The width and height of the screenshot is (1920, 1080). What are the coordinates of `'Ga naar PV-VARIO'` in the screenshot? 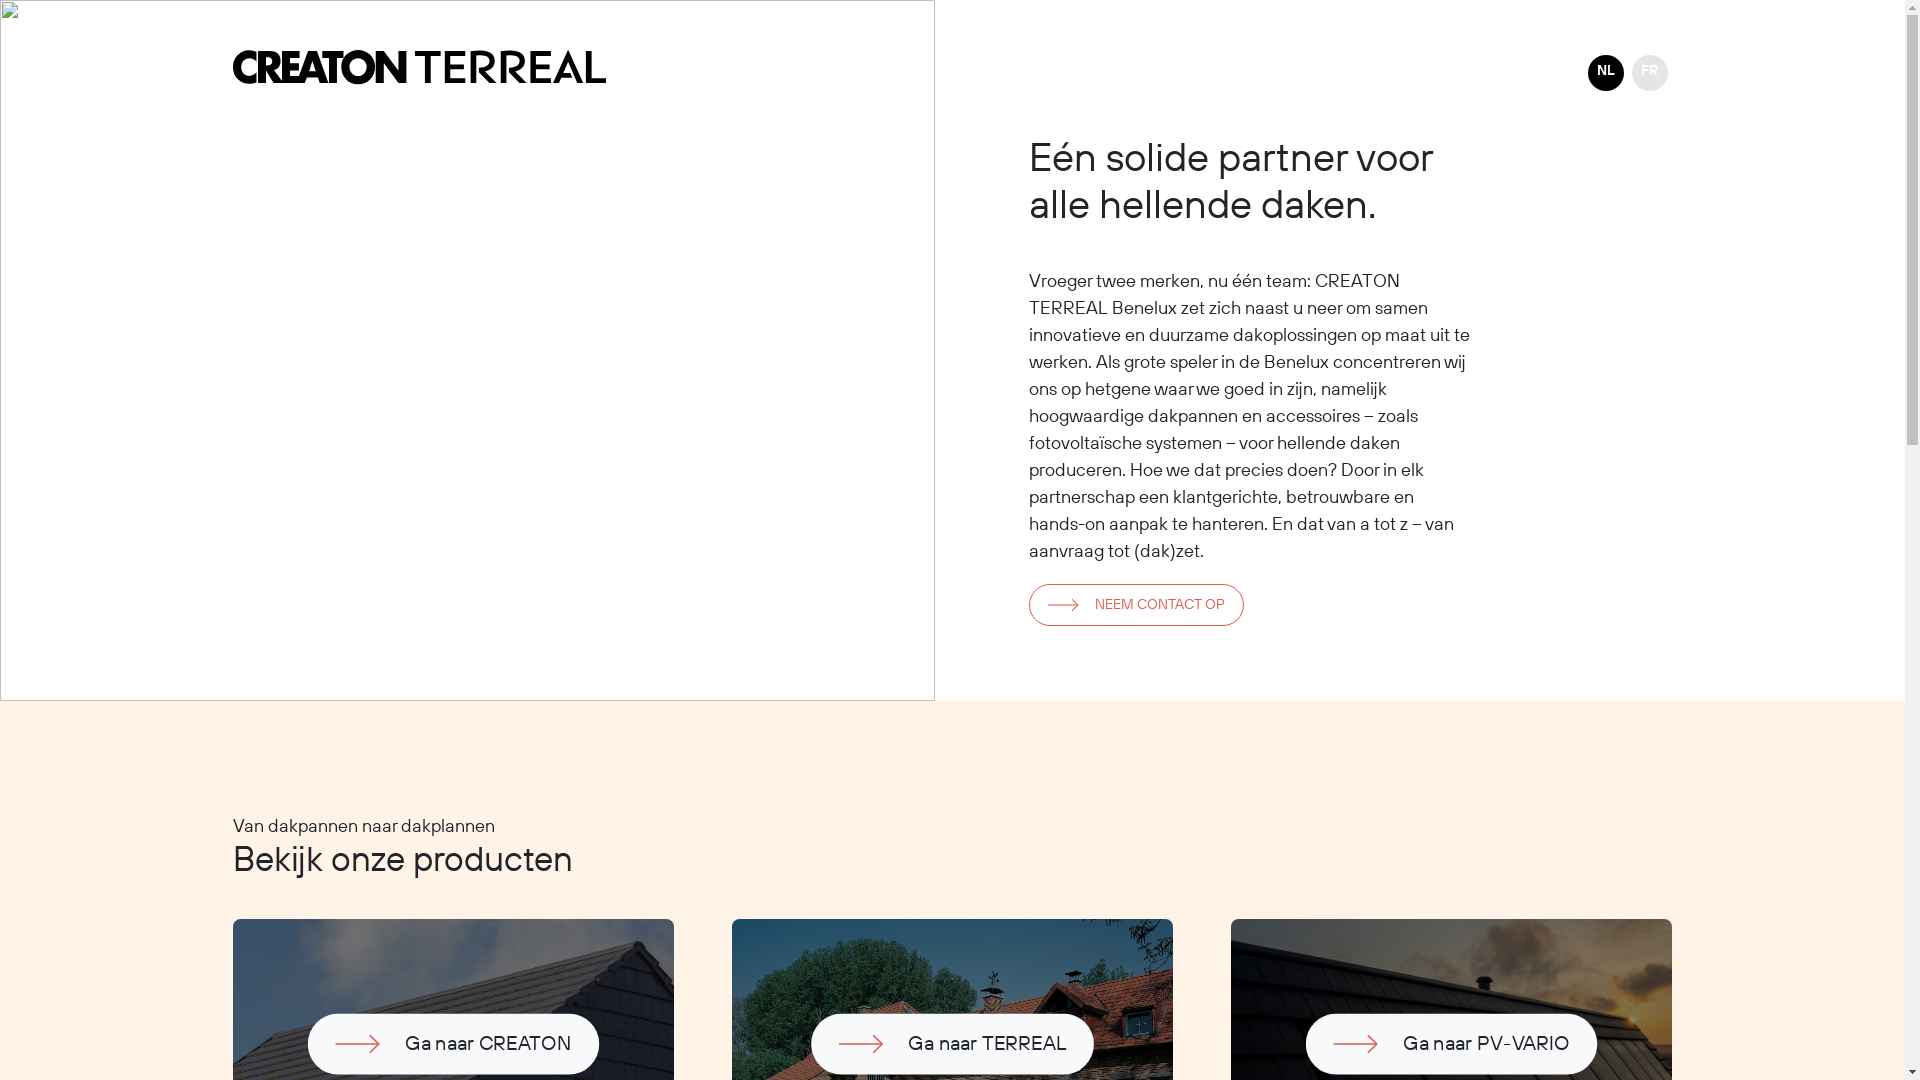 It's located at (1405, 1034).